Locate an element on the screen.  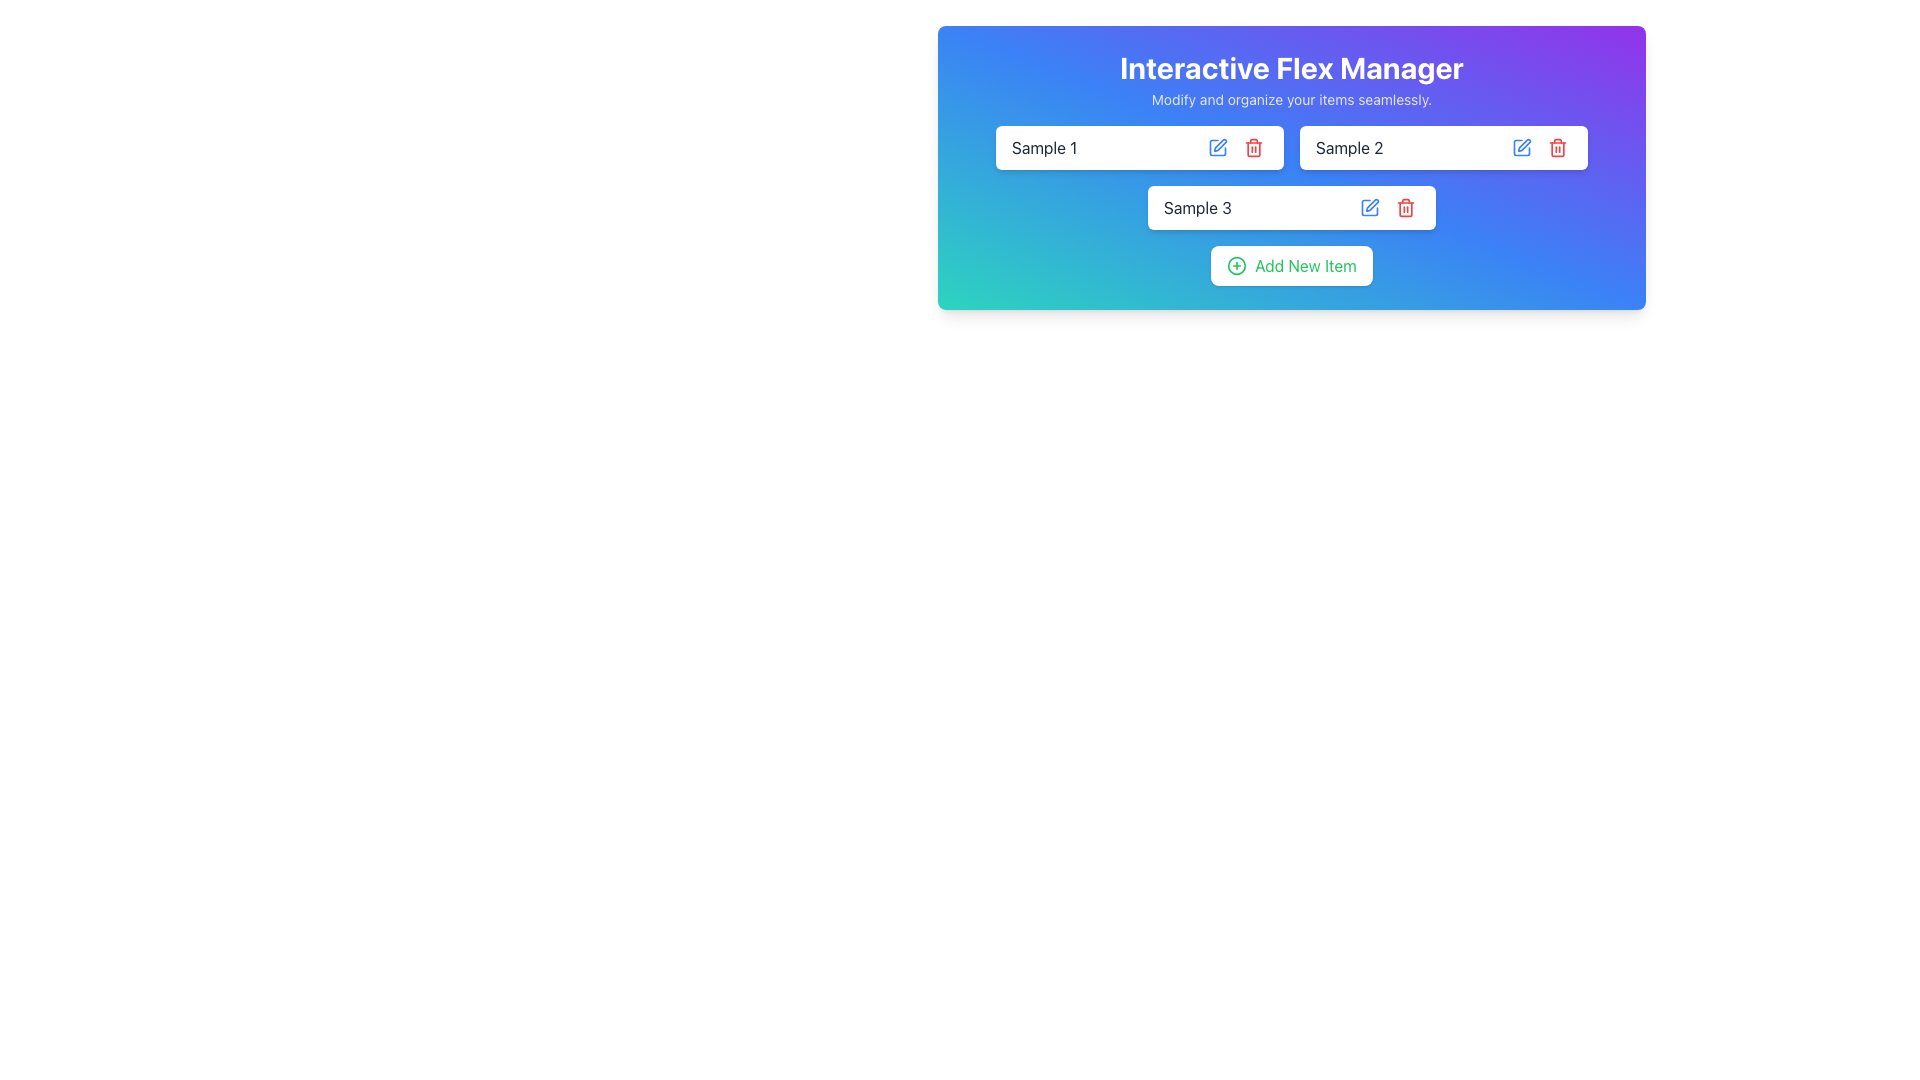
the delete icon button located at the rightmost position in the row associated with the item labeled 'Sample 3' is located at coordinates (1405, 208).